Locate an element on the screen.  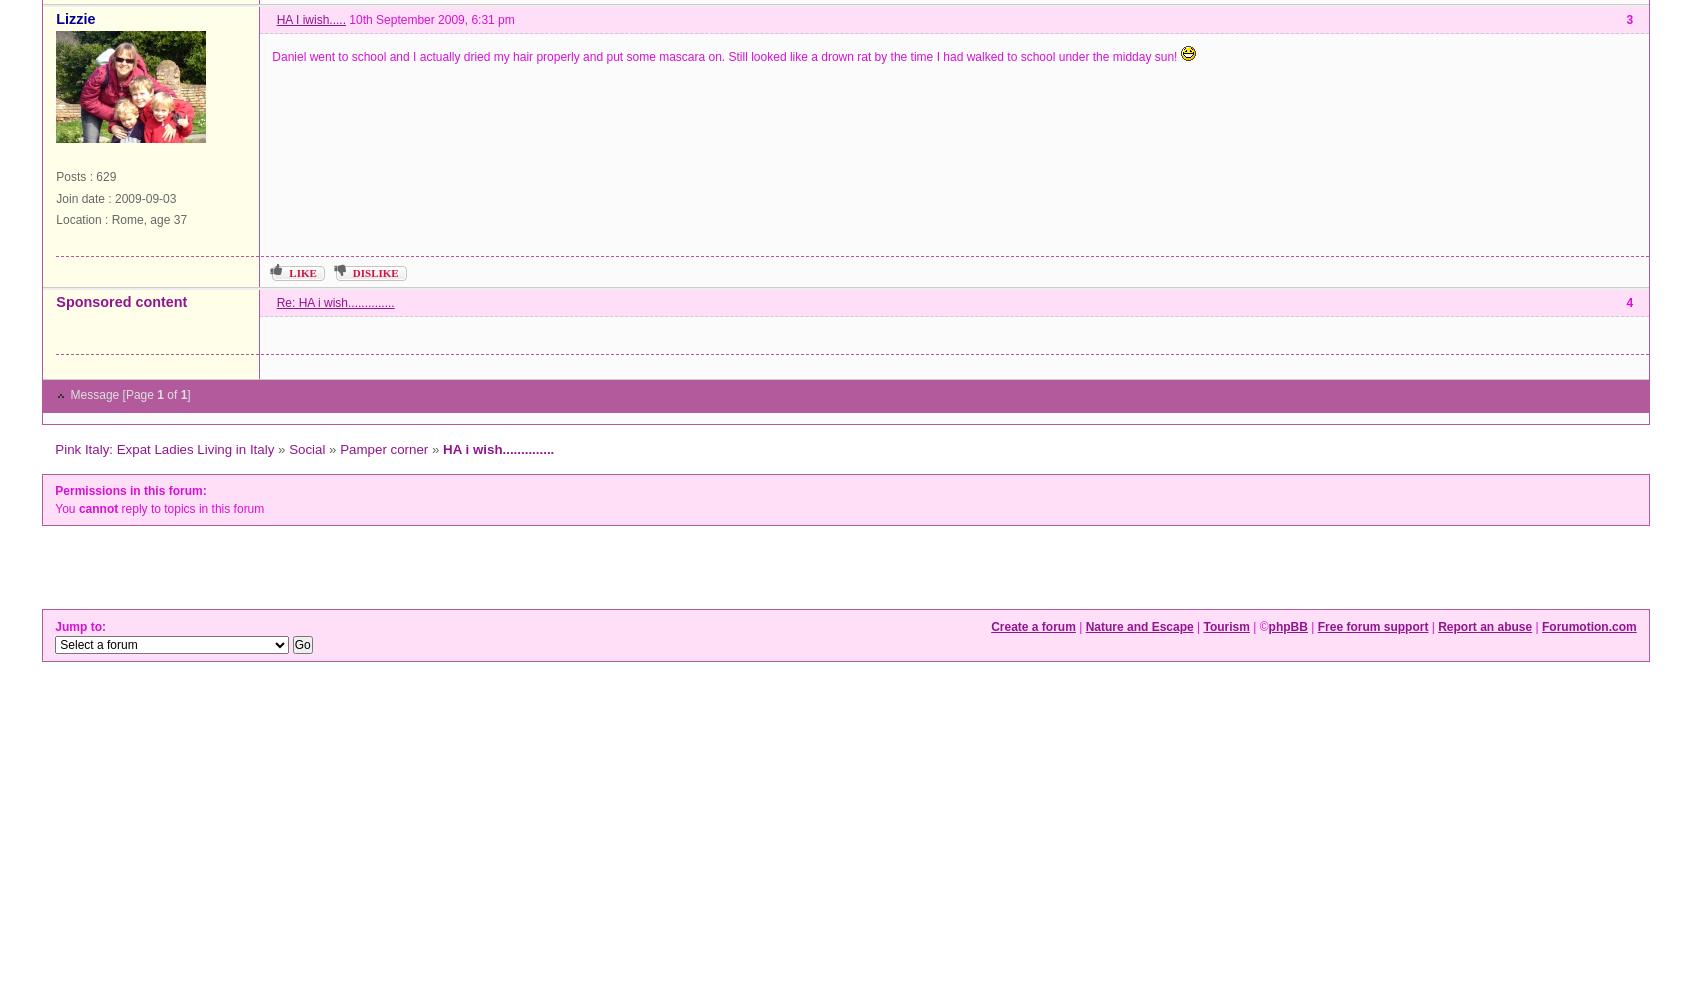
'Like' is located at coordinates (287, 272).